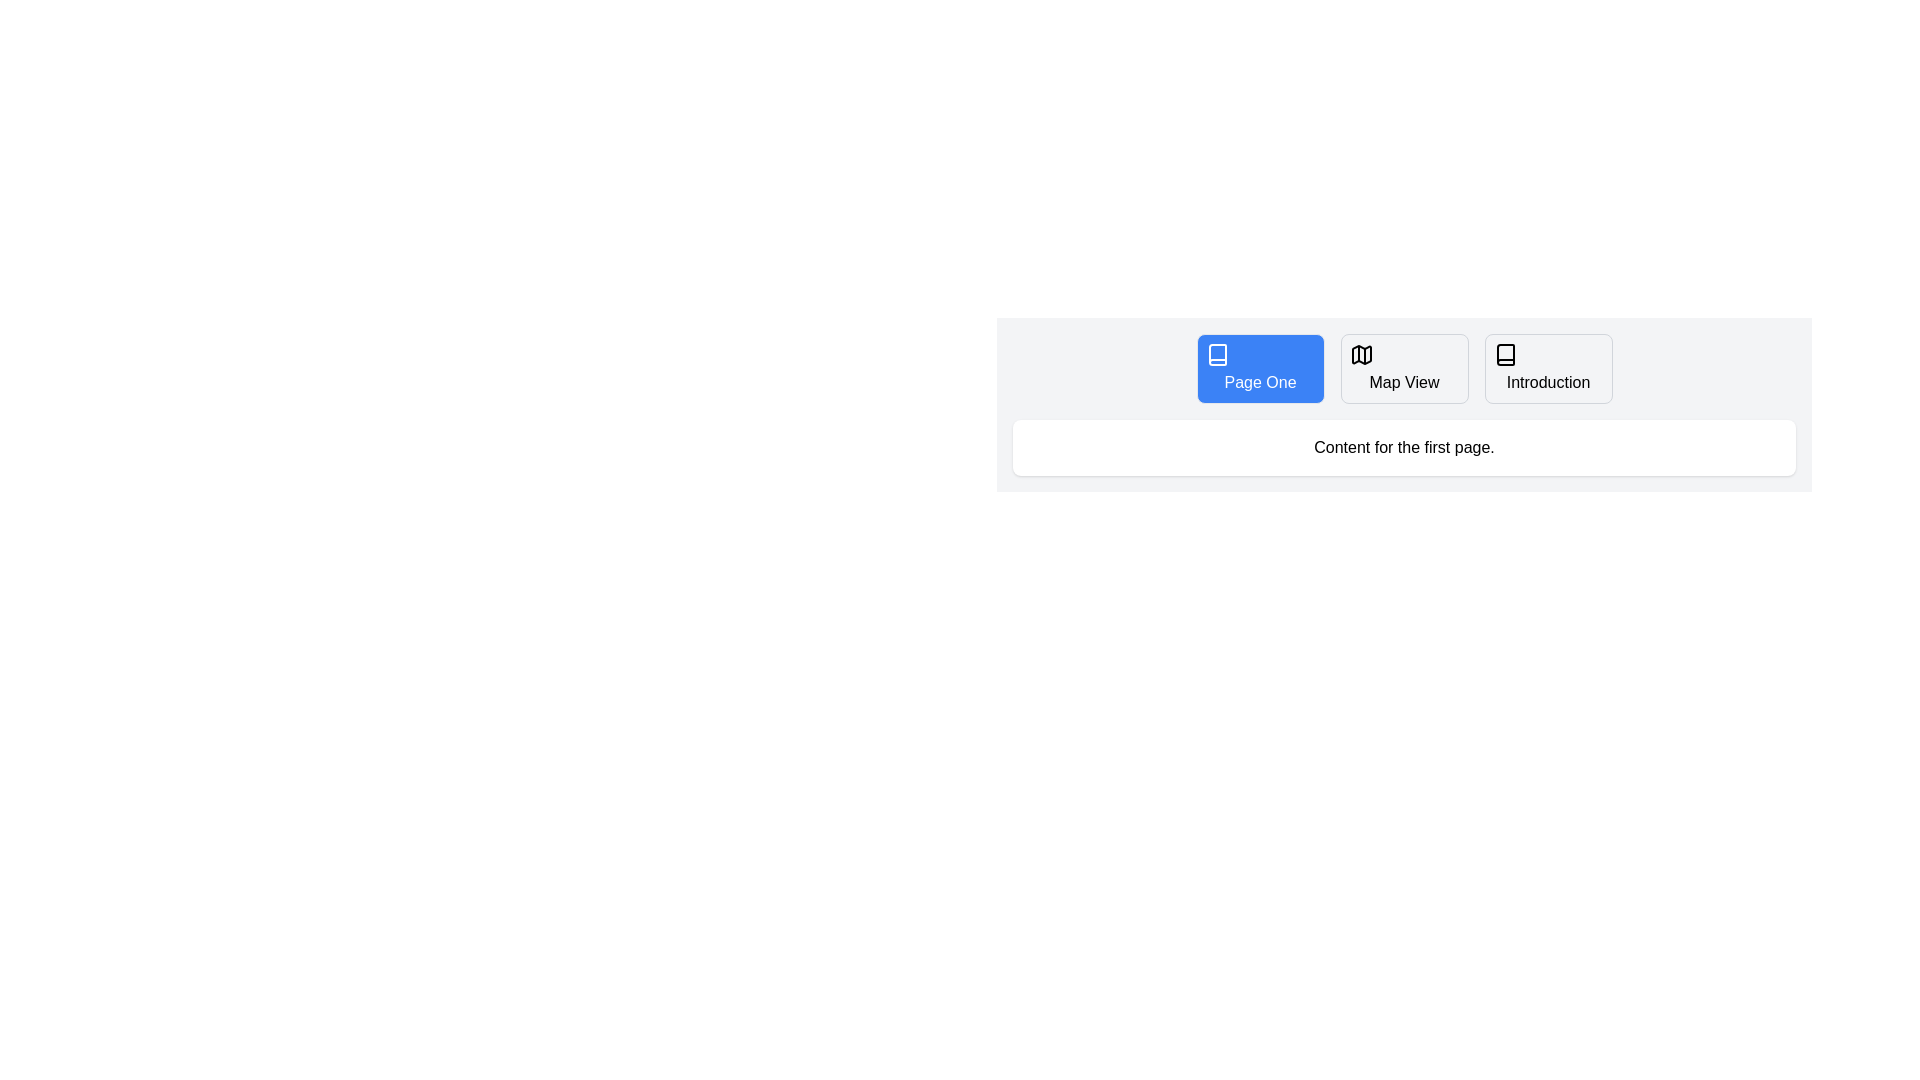 The width and height of the screenshot is (1920, 1080). I want to click on the 'Page One' text label in the navigation bar, so click(1259, 382).